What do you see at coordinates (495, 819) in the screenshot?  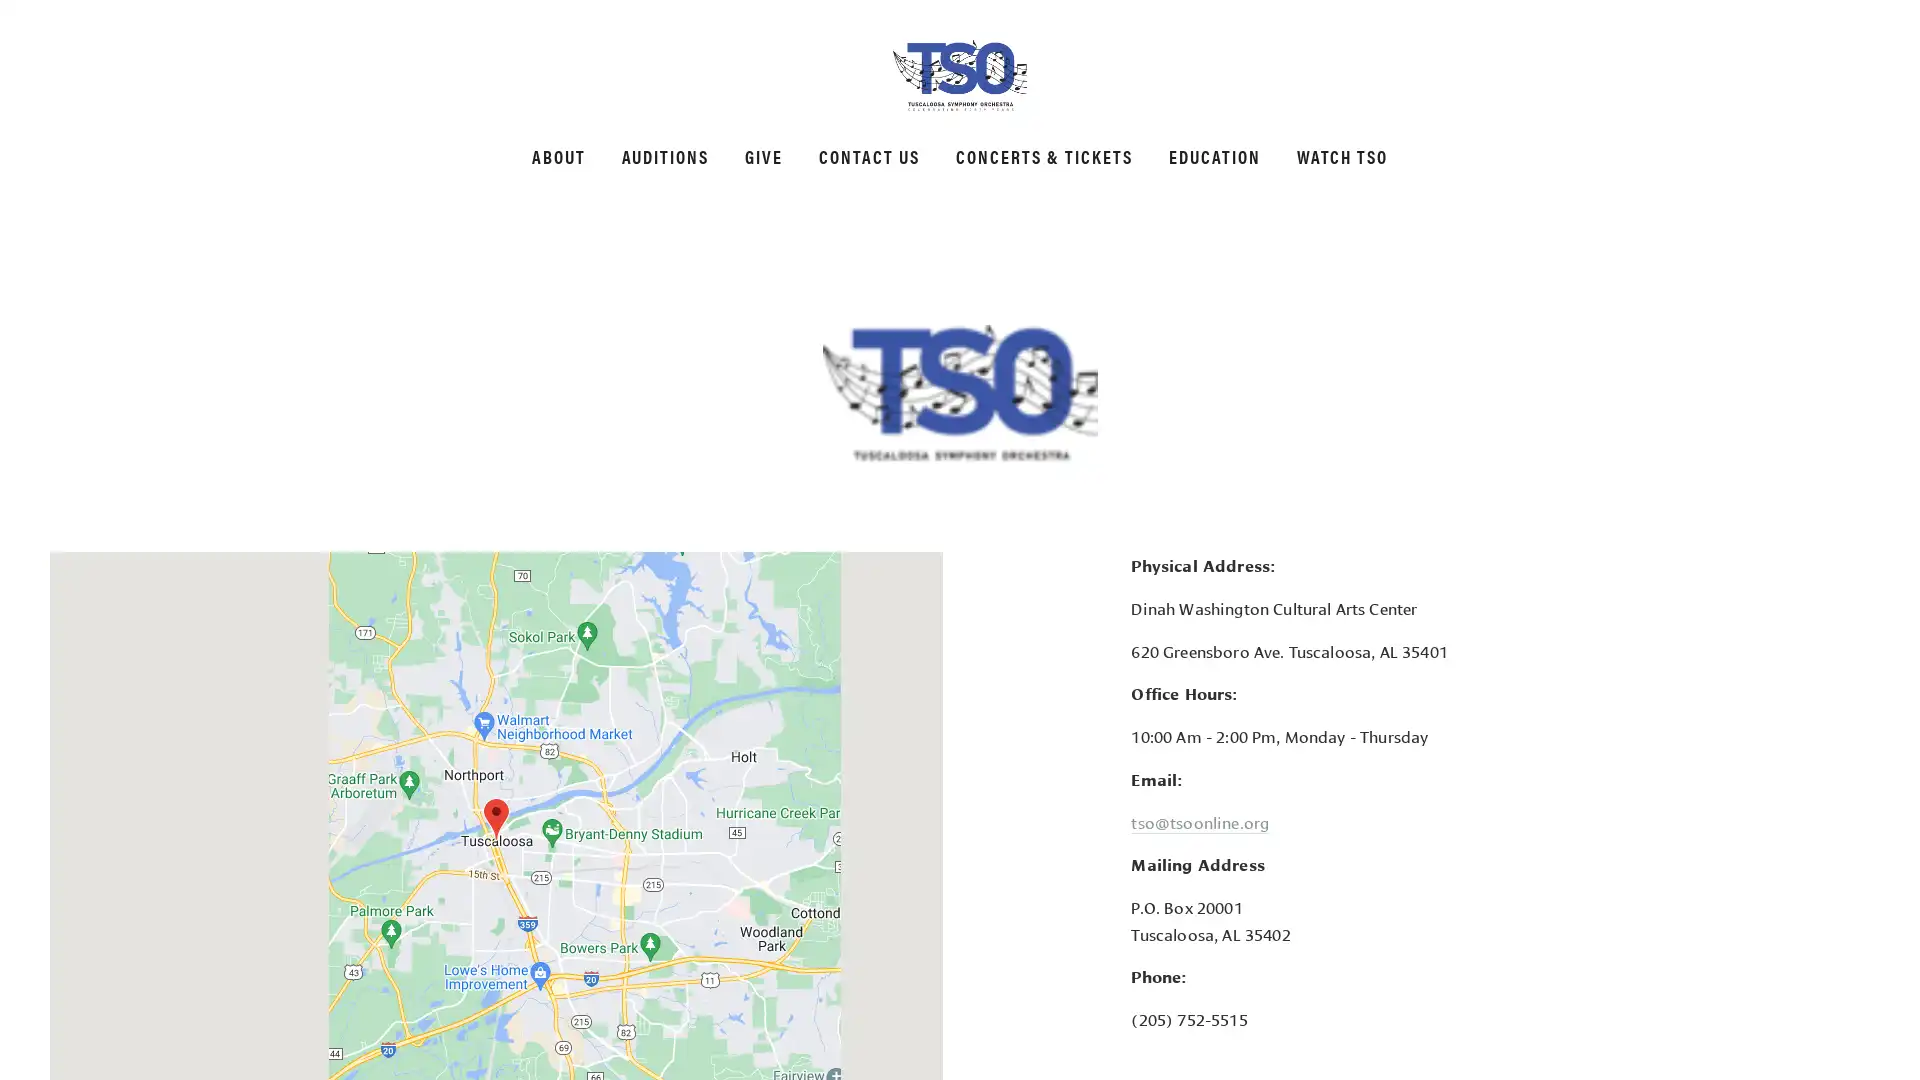 I see `Tuscaloosa Alabama, United States` at bounding box center [495, 819].